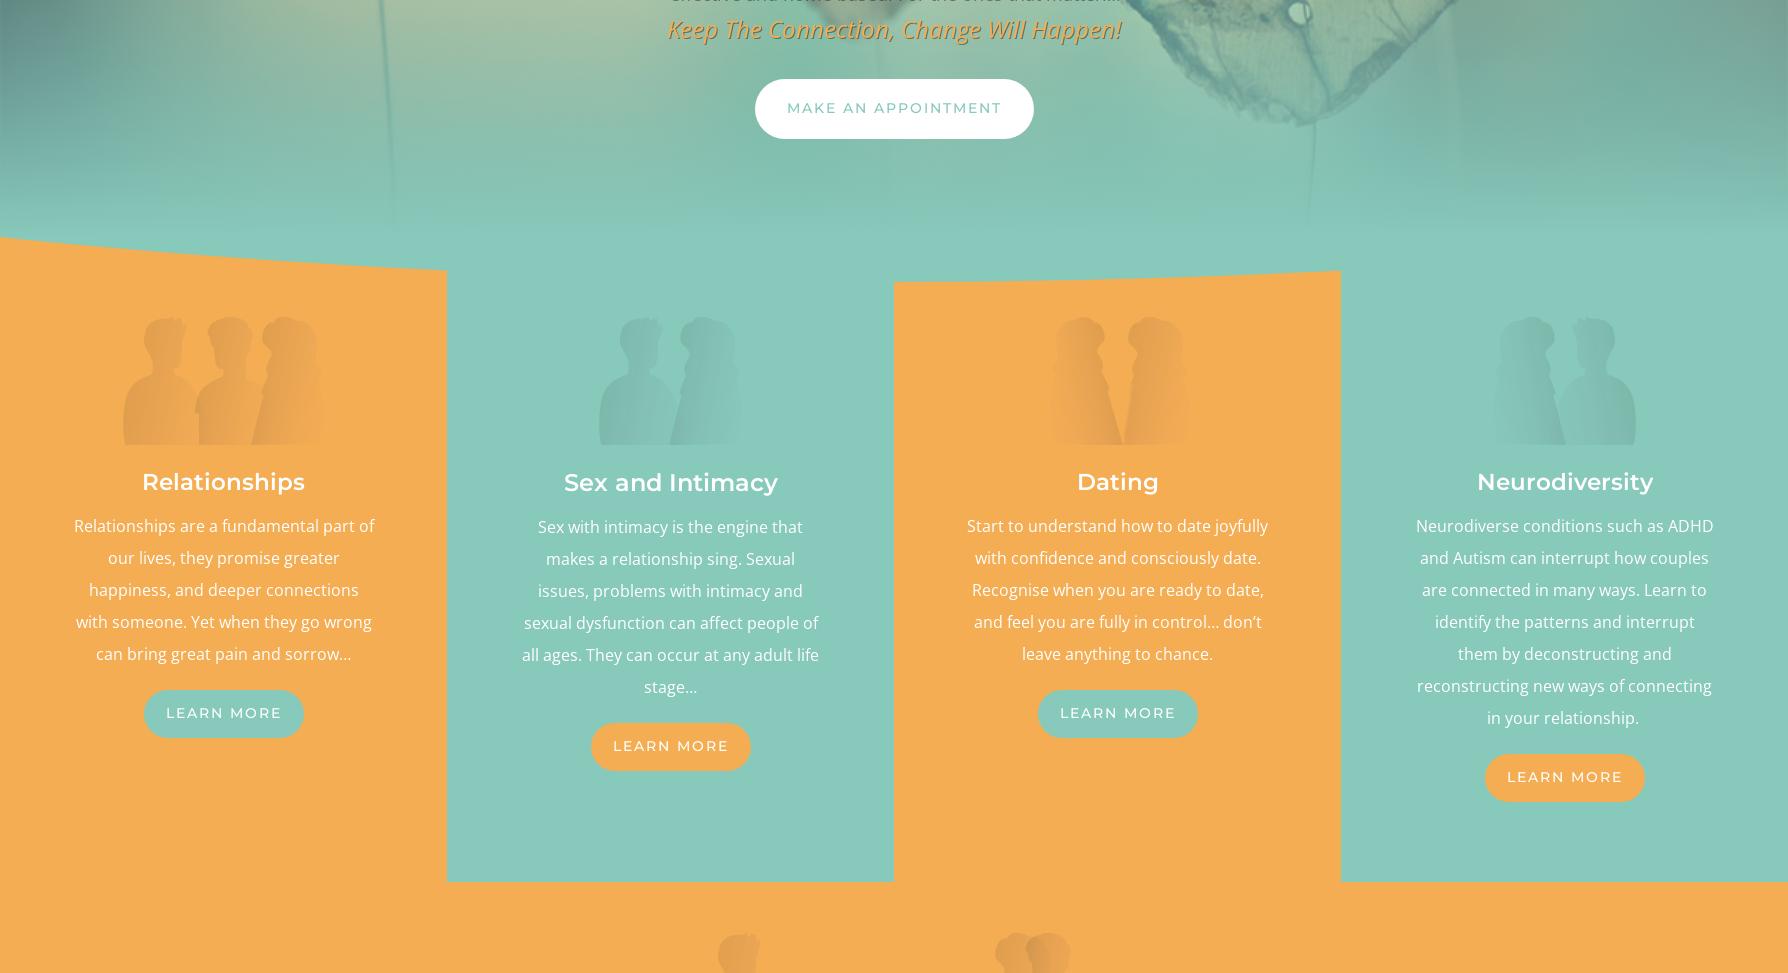  I want to click on 'Dating', so click(1116, 482).